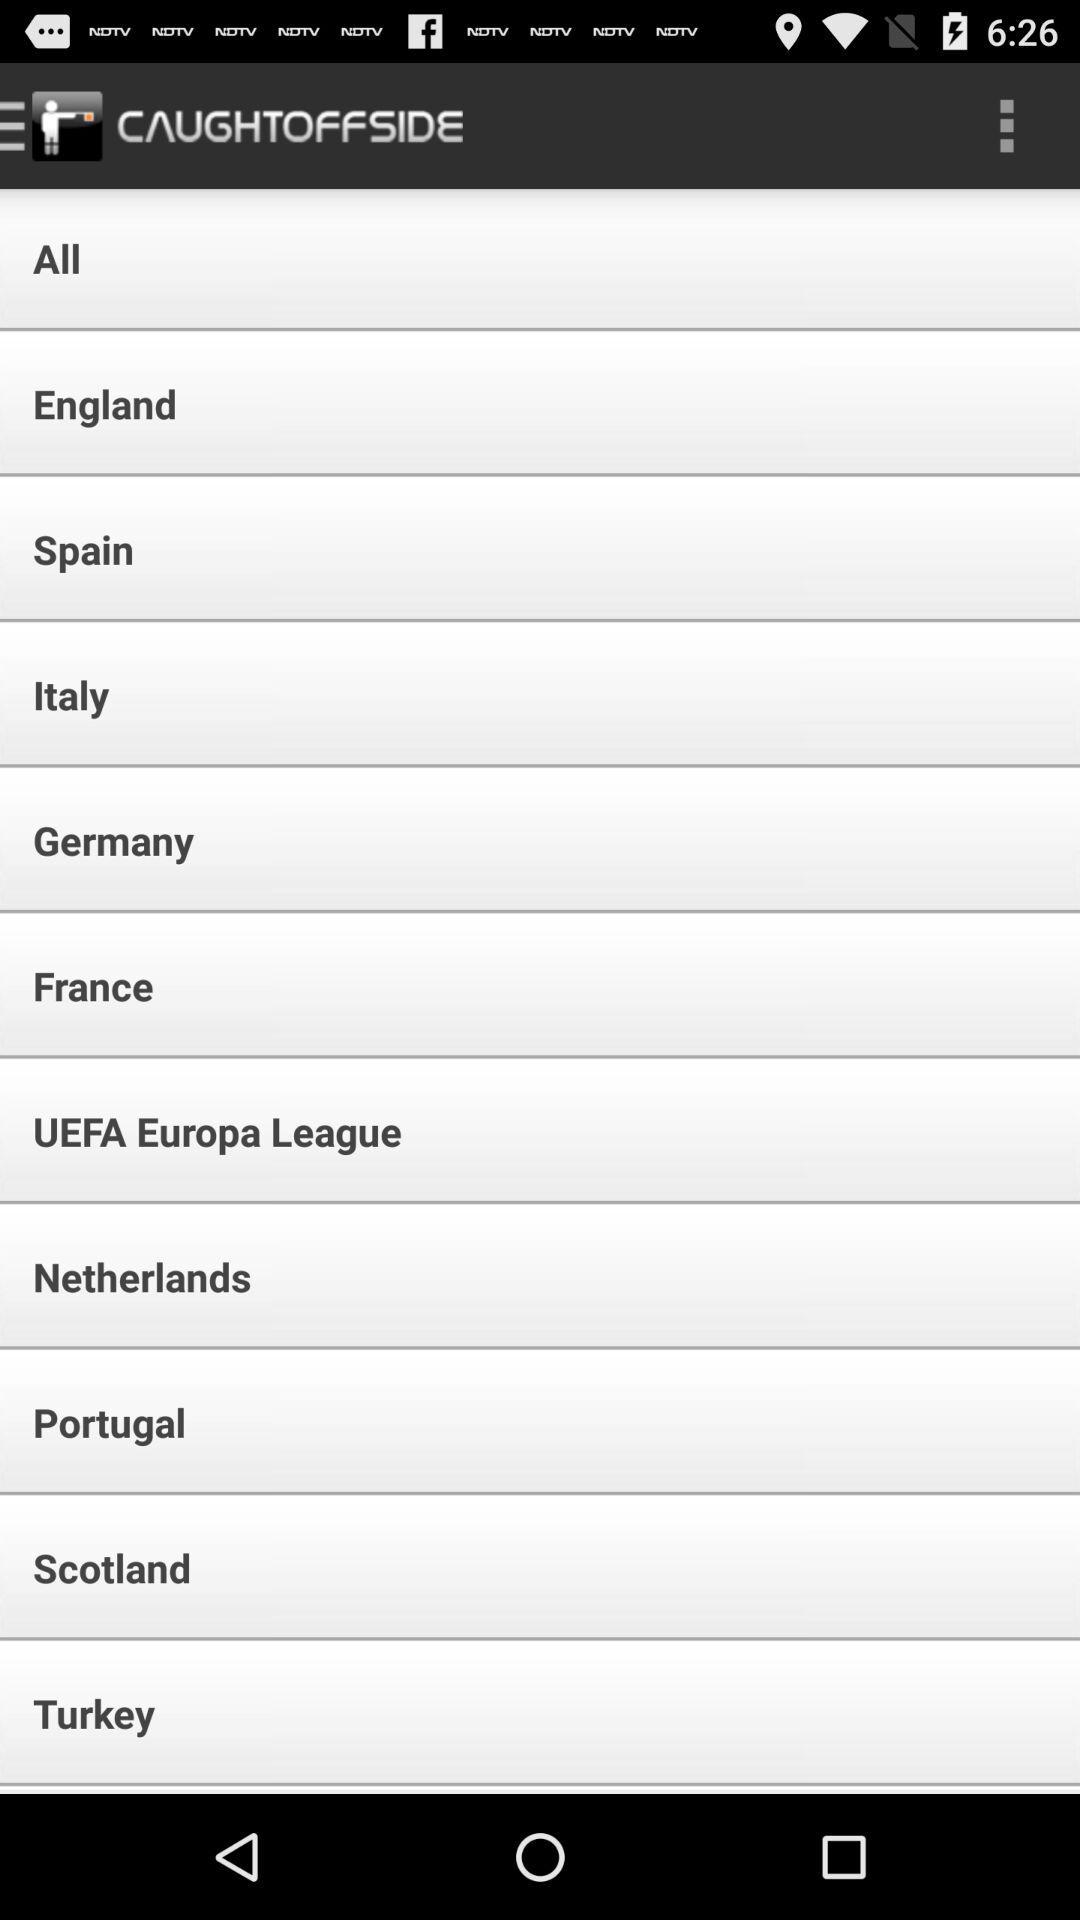  What do you see at coordinates (128, 1275) in the screenshot?
I see `netherlands icon` at bounding box center [128, 1275].